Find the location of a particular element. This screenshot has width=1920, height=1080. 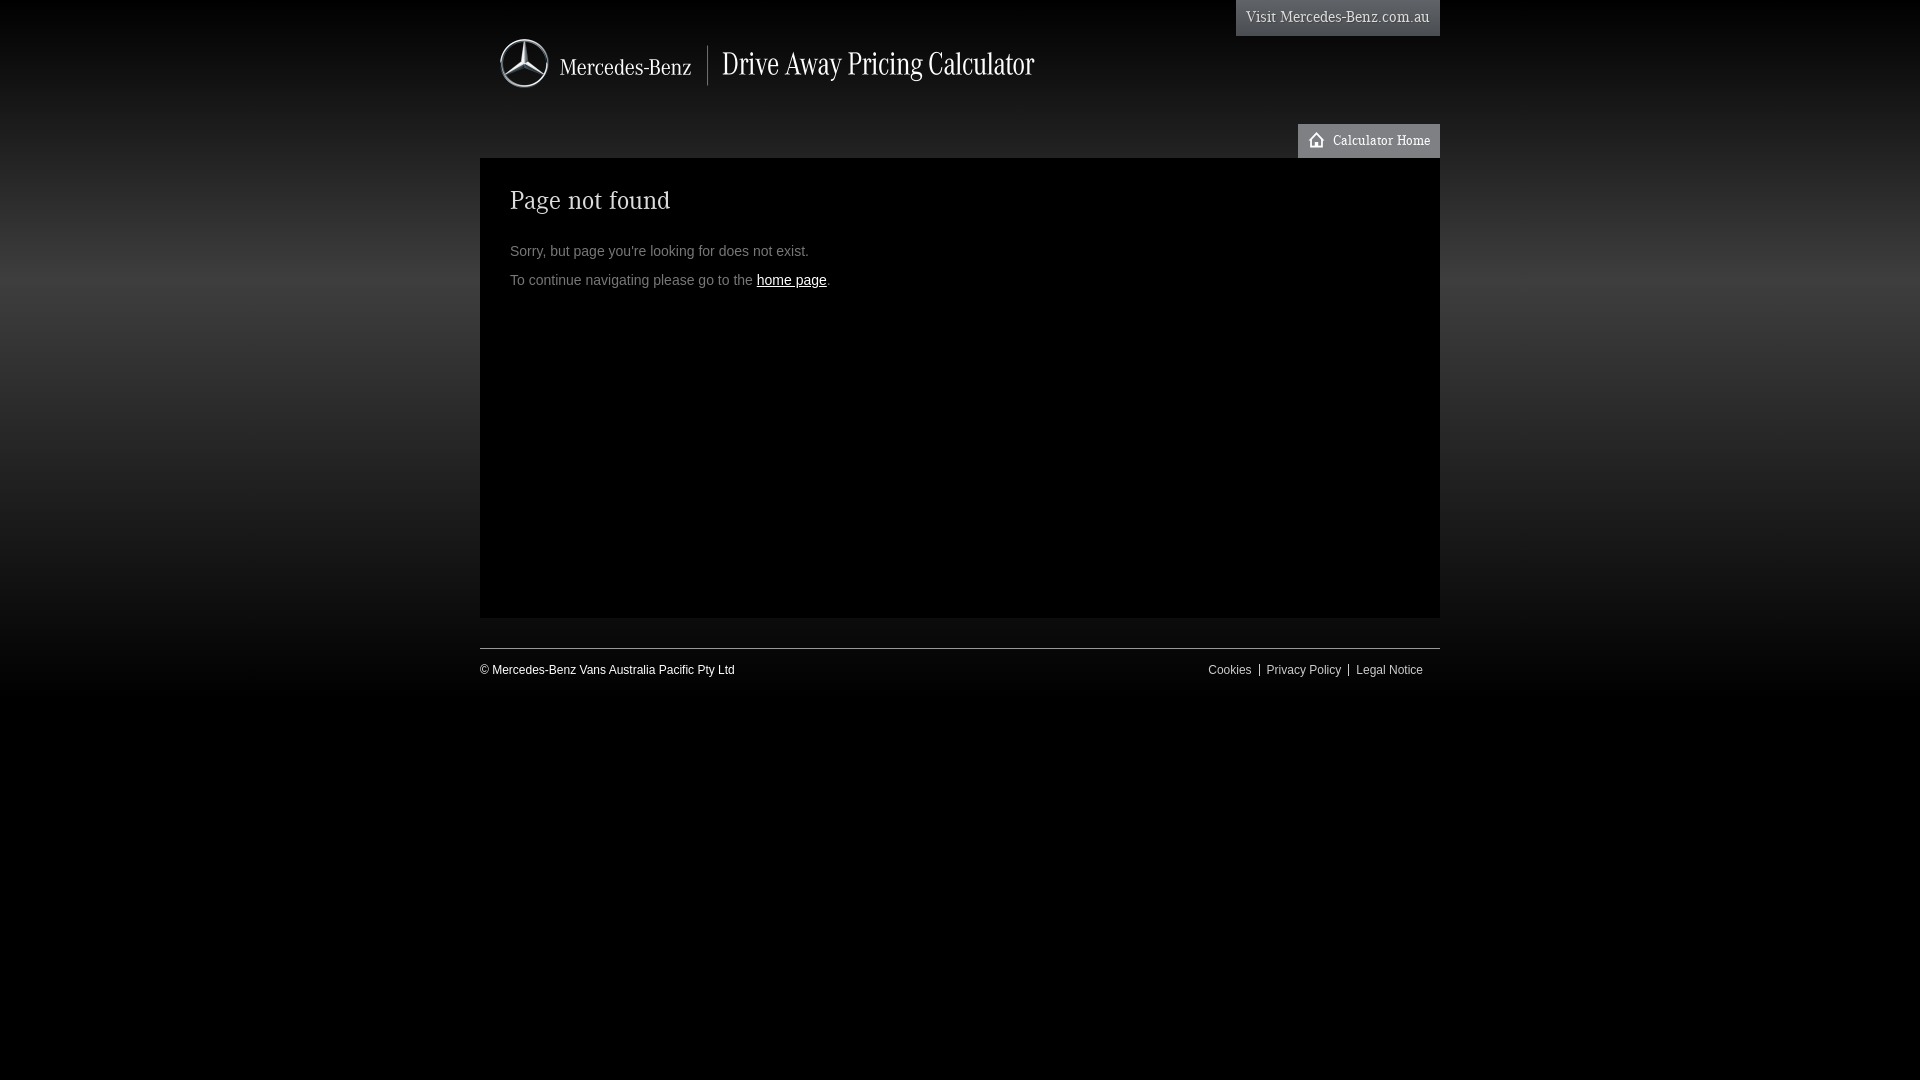

'Legal Notice' is located at coordinates (1388, 670).